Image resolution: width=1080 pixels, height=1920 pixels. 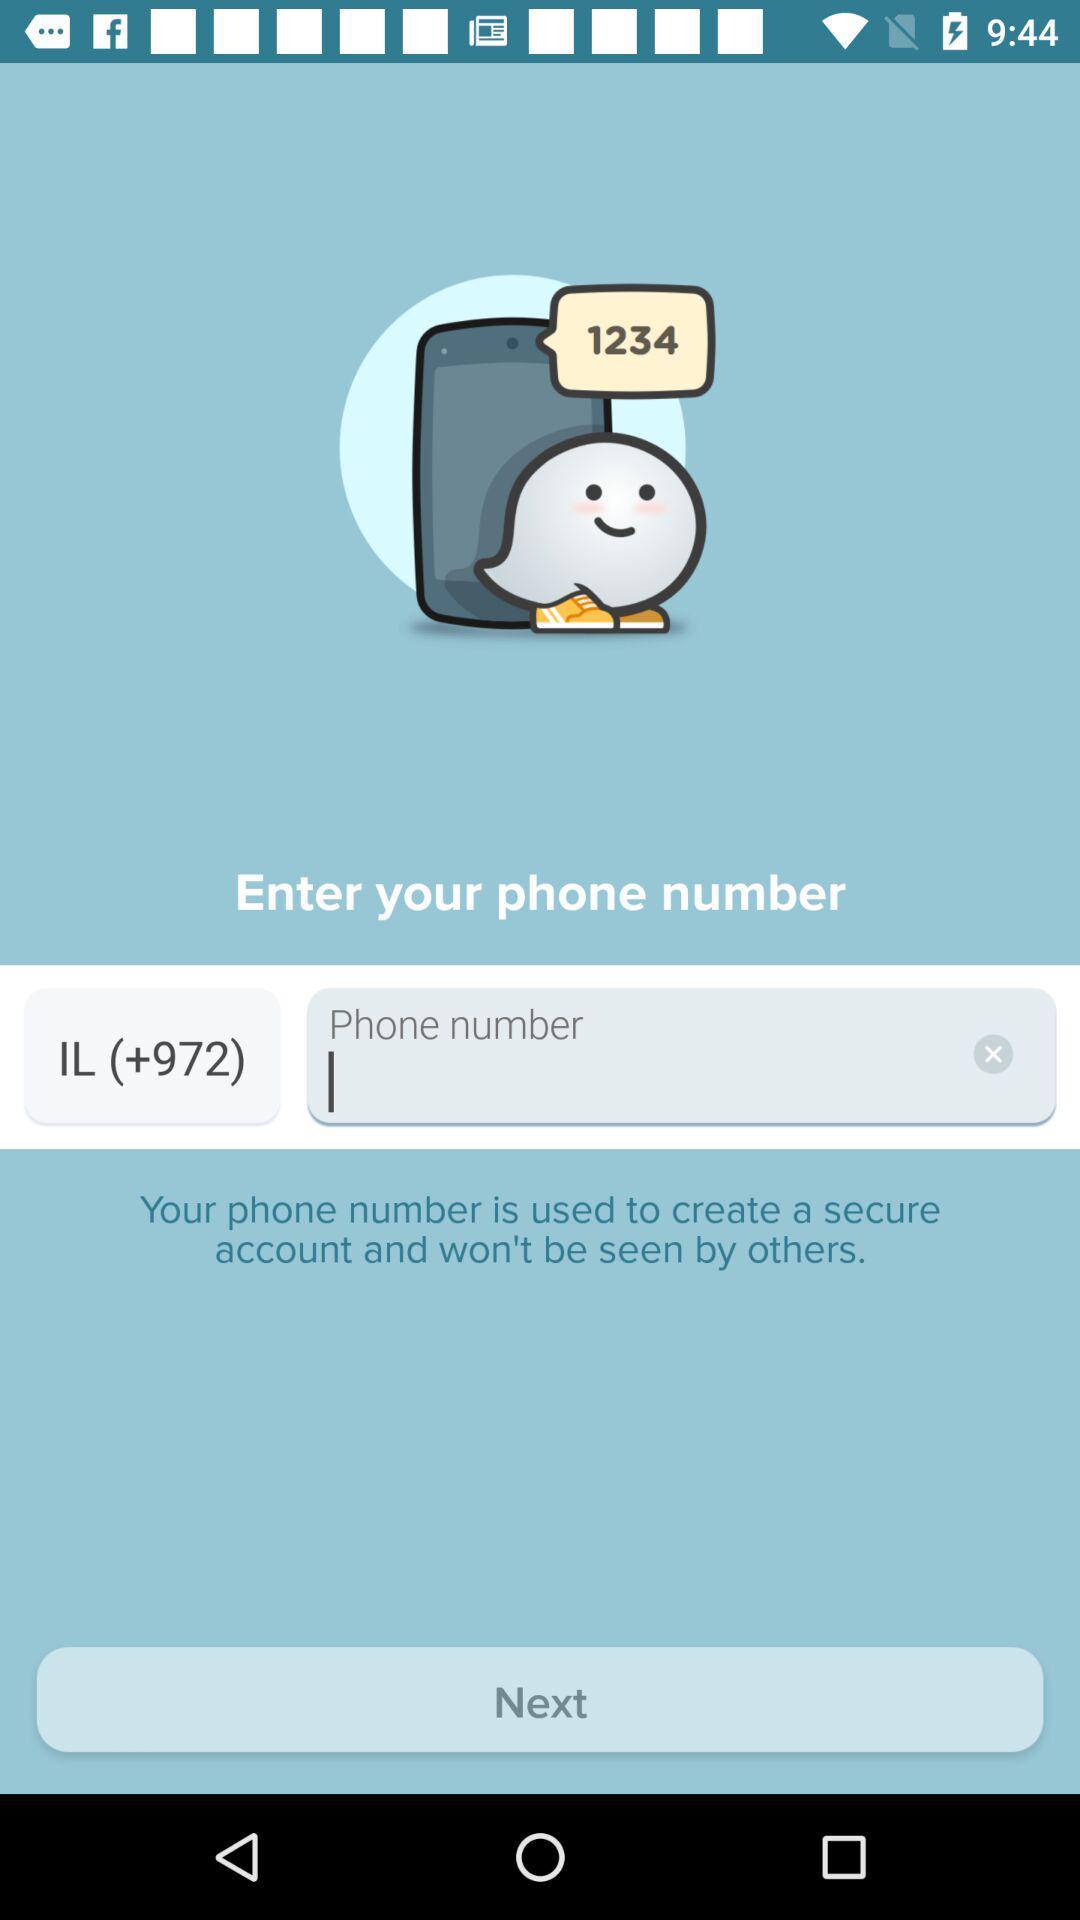 What do you see at coordinates (540, 1703) in the screenshot?
I see `next icon` at bounding box center [540, 1703].